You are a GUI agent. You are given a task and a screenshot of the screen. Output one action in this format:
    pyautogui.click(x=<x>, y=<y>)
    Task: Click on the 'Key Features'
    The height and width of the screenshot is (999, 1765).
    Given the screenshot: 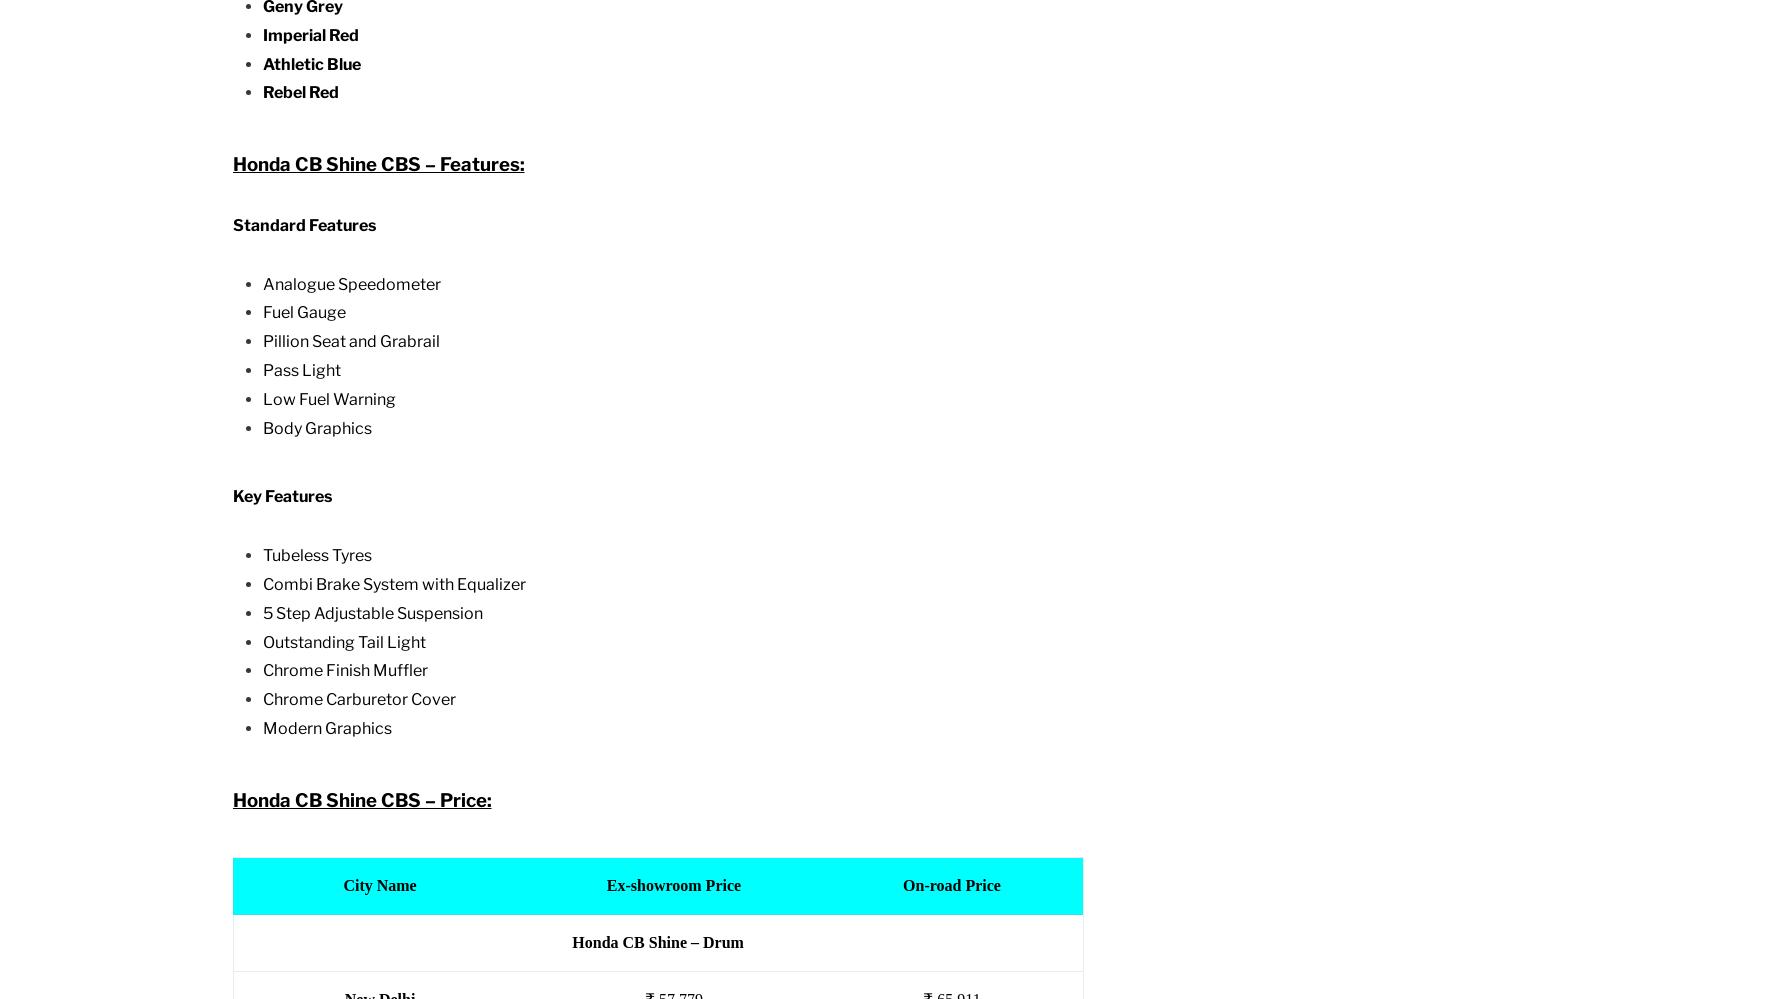 What is the action you would take?
    pyautogui.click(x=280, y=496)
    